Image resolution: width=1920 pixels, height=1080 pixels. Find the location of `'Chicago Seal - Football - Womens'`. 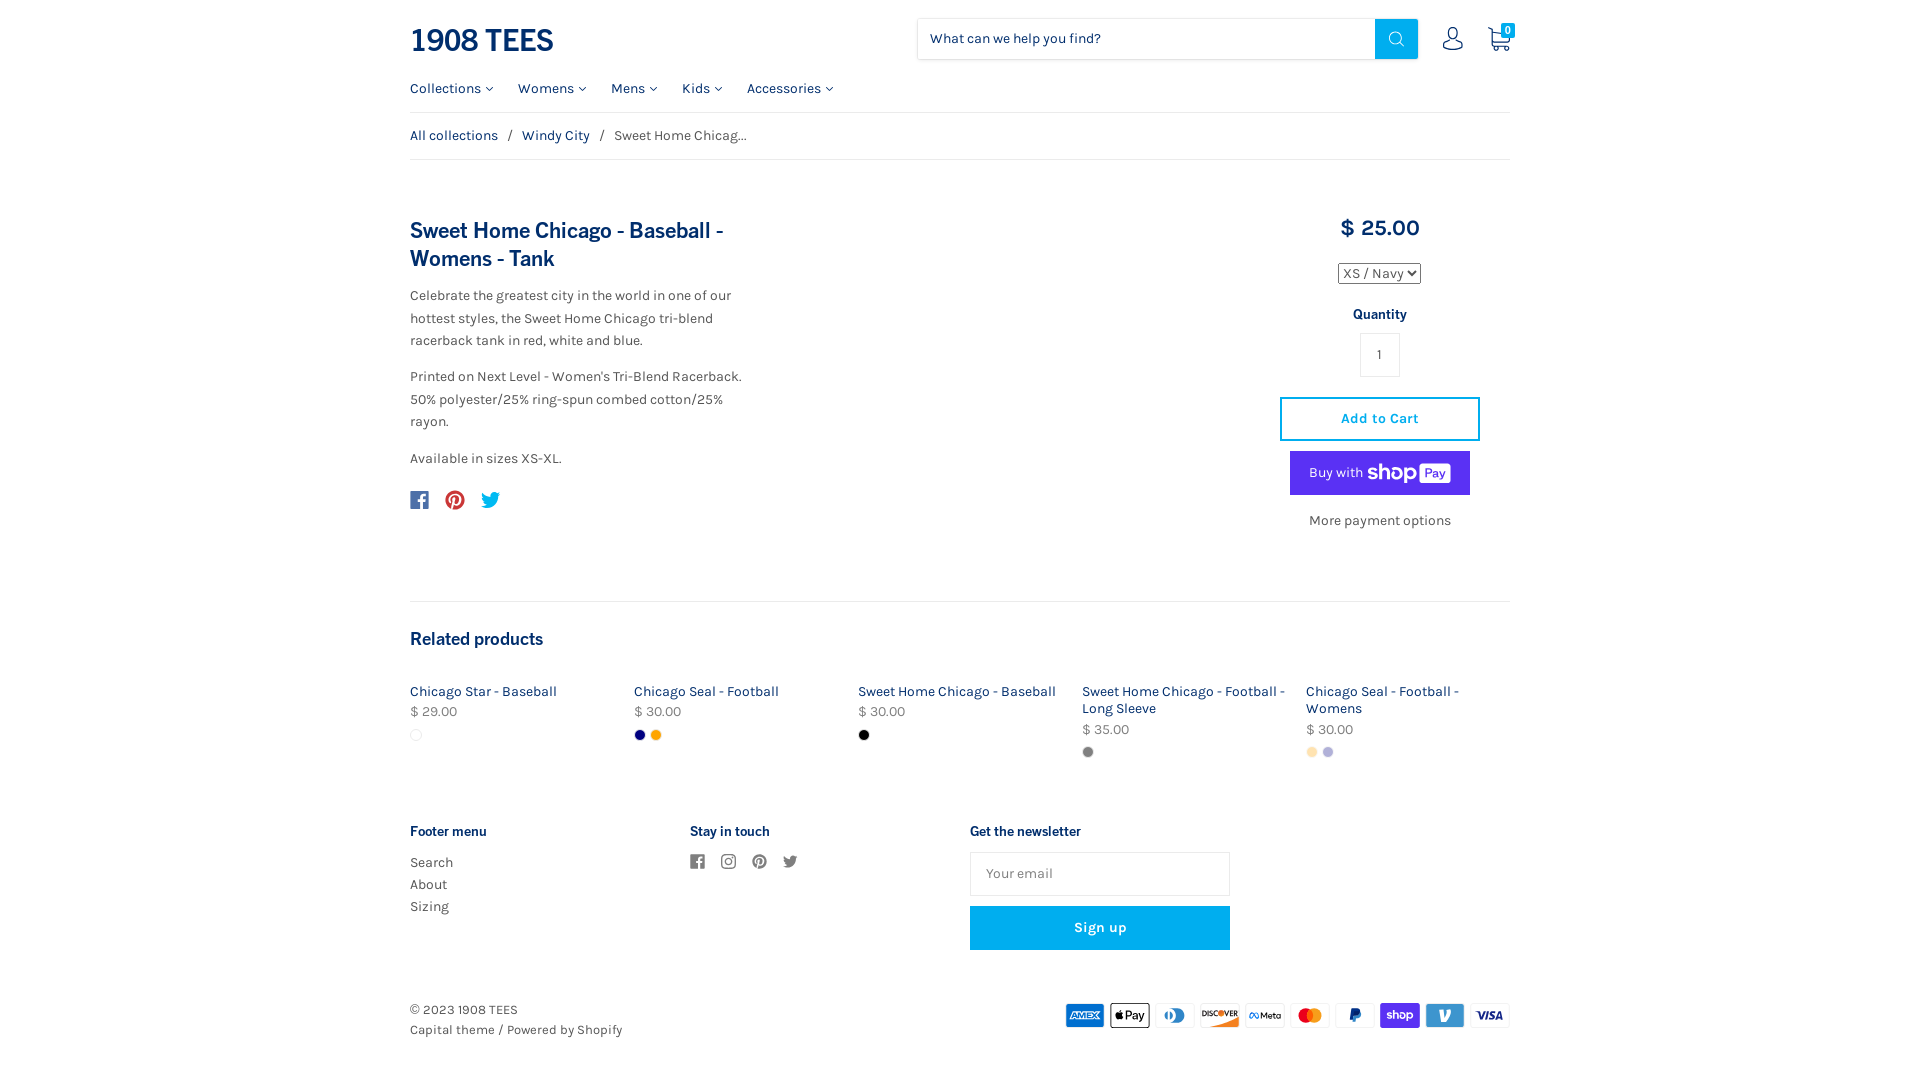

'Chicago Seal - Football - Womens' is located at coordinates (1381, 699).